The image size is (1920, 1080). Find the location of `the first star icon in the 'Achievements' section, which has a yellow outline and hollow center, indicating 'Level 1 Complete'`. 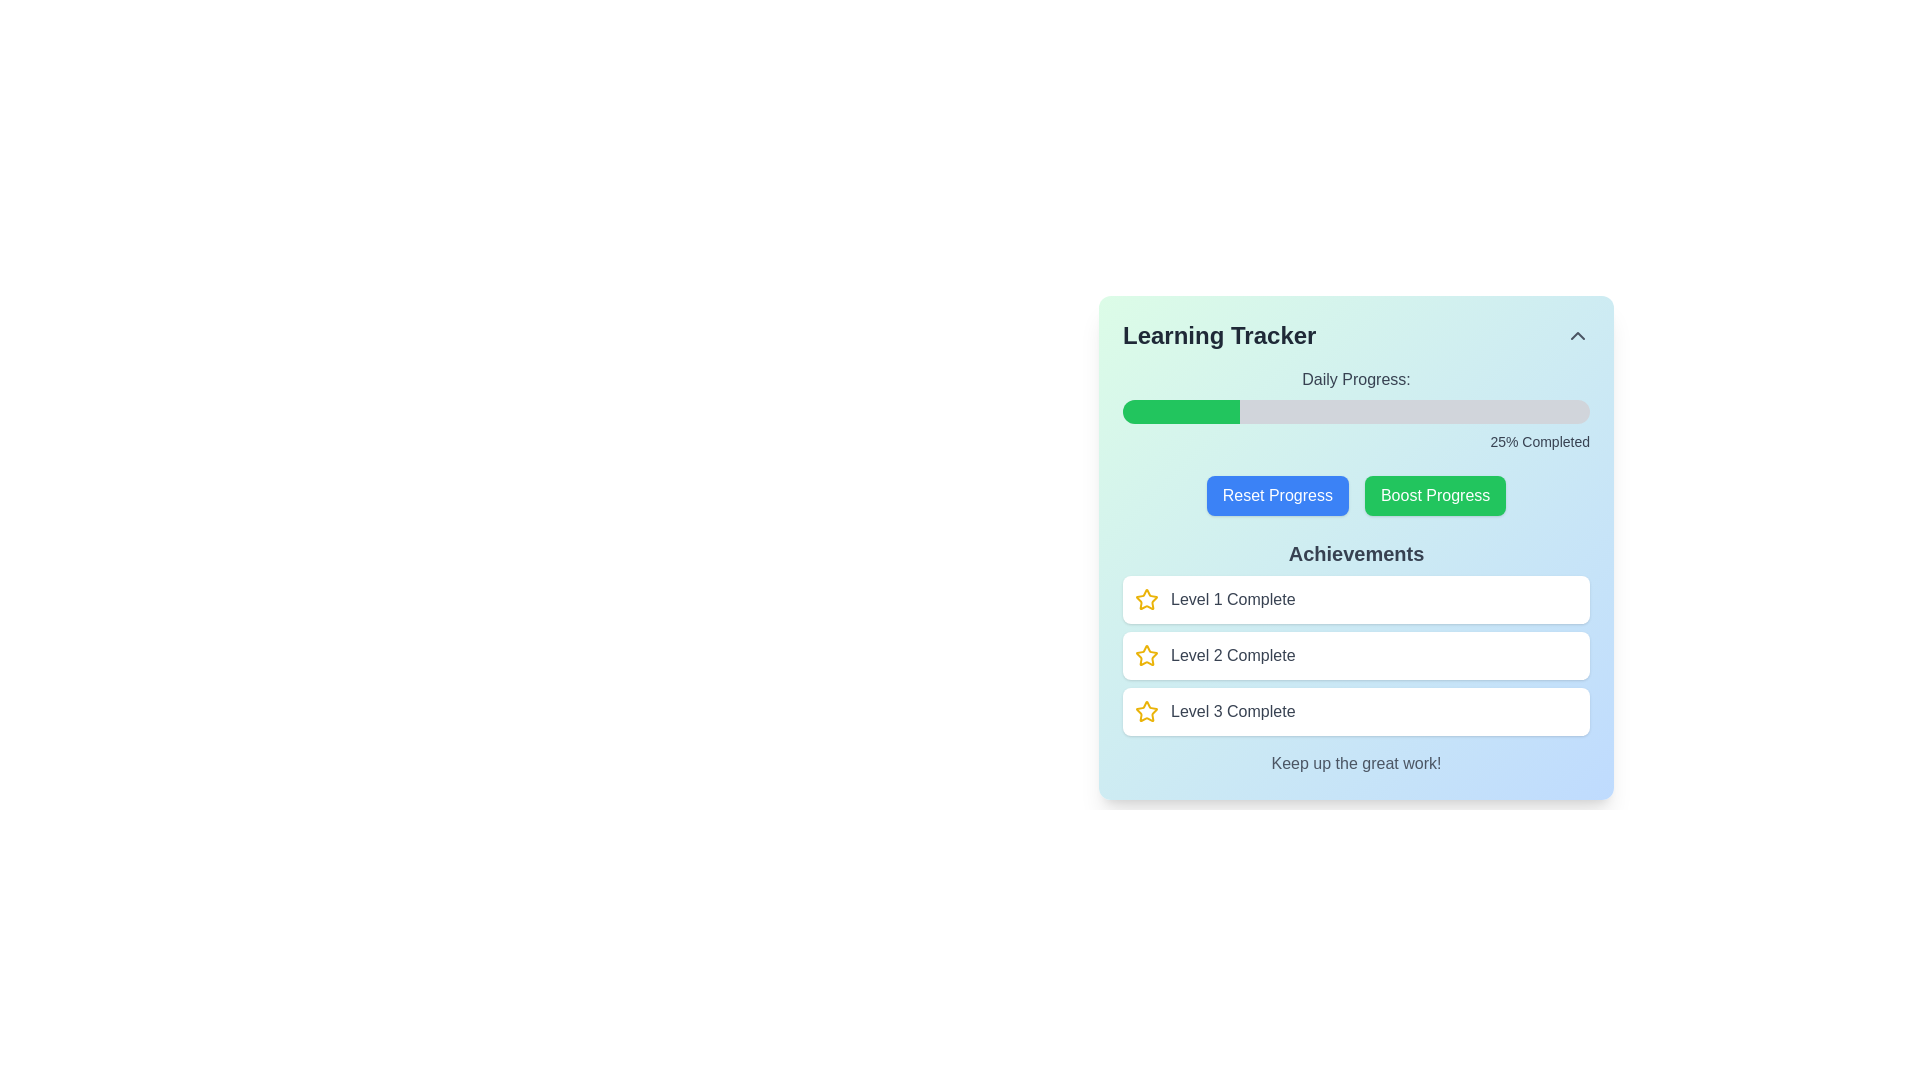

the first star icon in the 'Achievements' section, which has a yellow outline and hollow center, indicating 'Level 1 Complete' is located at coordinates (1147, 655).